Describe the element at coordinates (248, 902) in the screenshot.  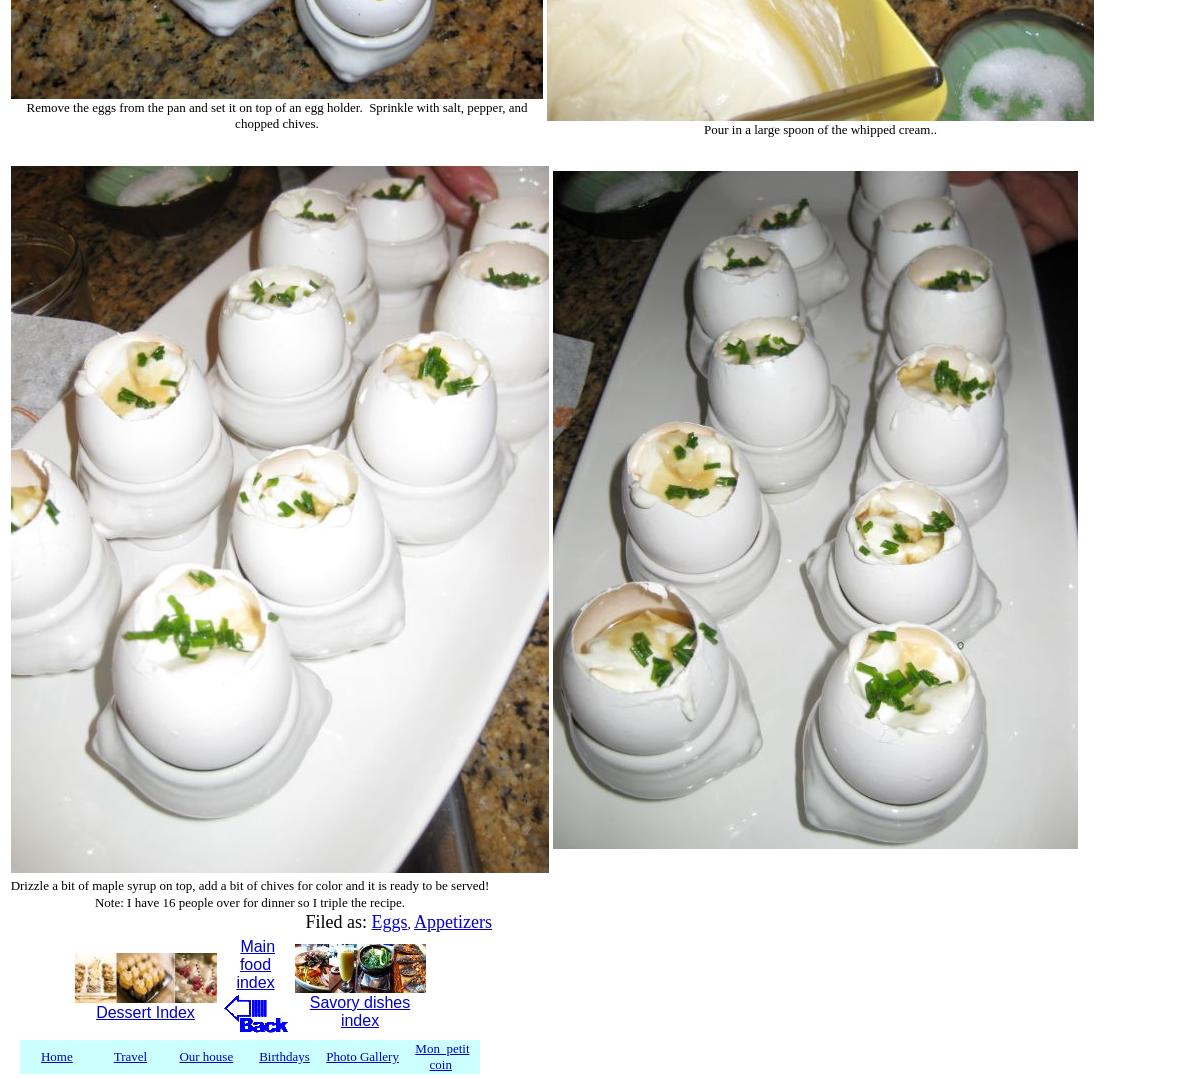
I see `'Note: I have 16 people over for dinner so I 
triple the recipe.'` at that location.